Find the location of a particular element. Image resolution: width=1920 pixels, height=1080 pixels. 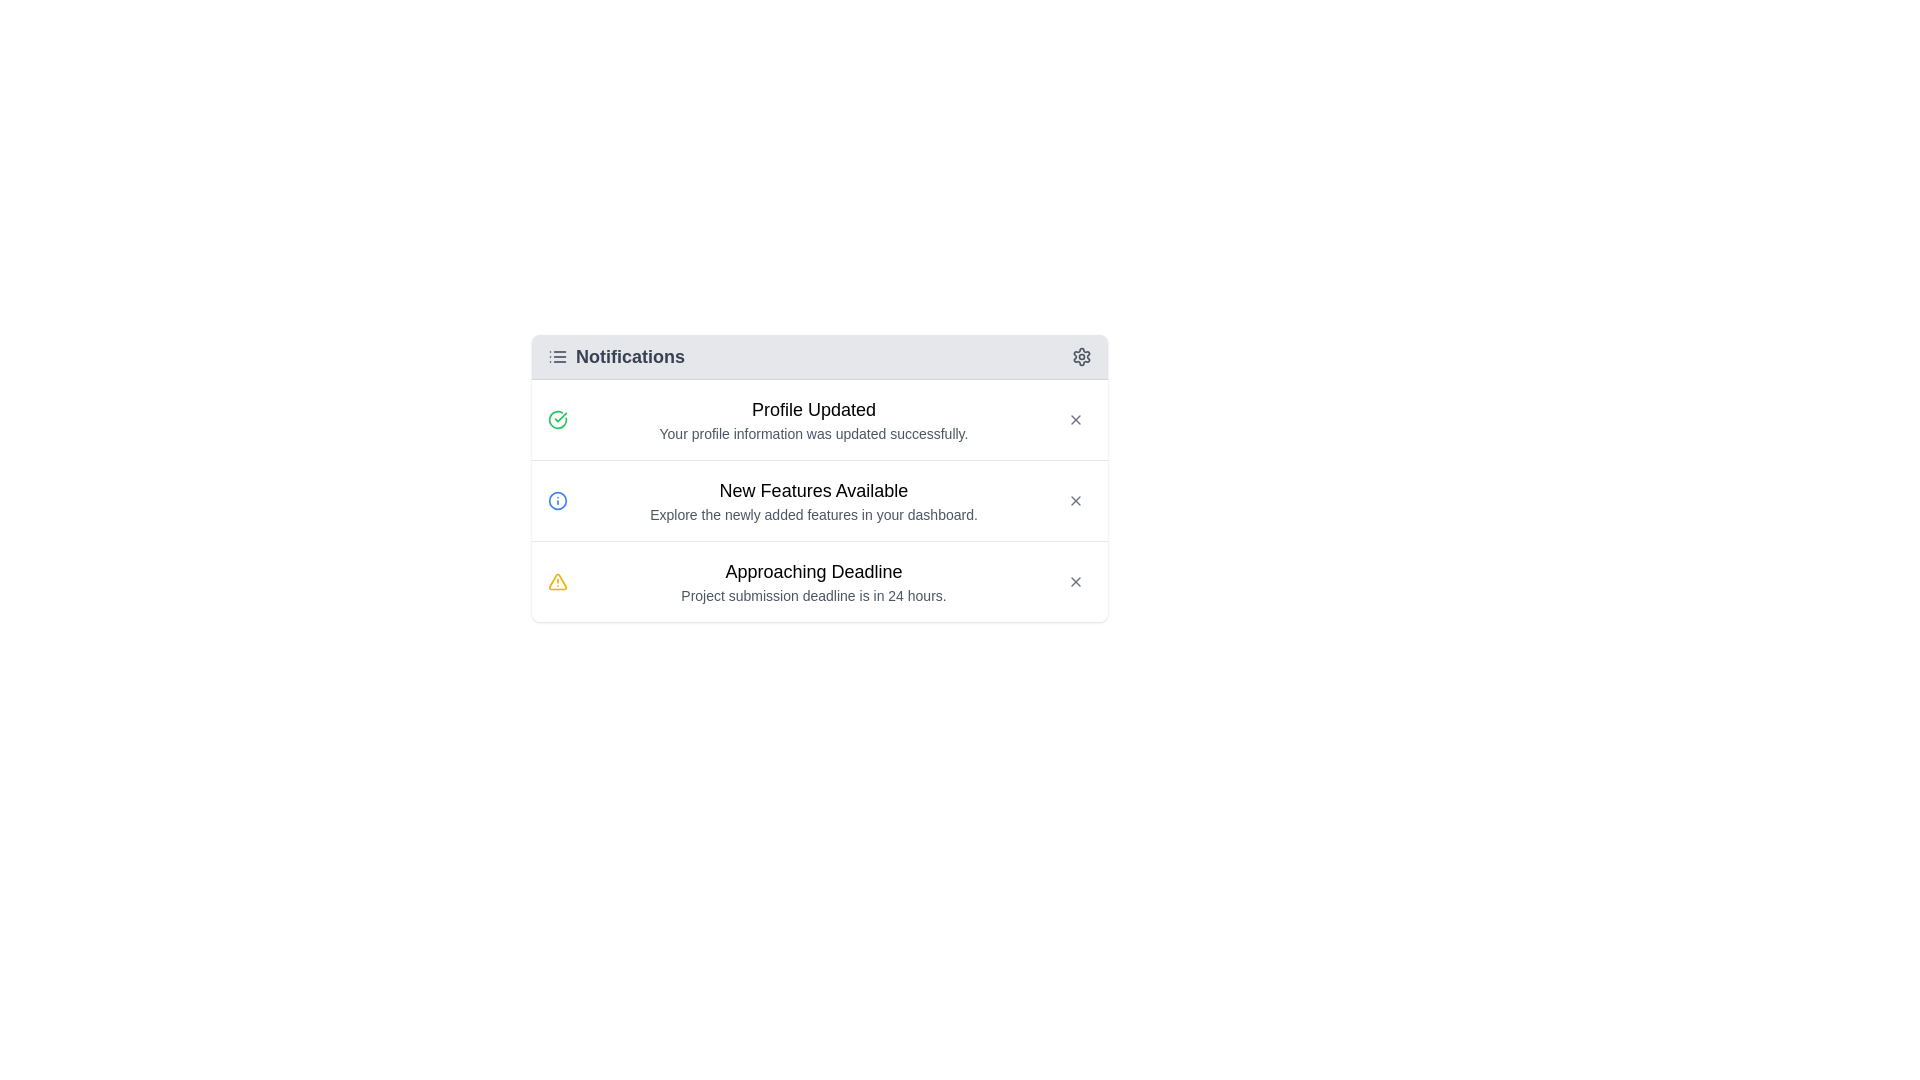

the 'Profile Updated' label, which is a larger textual heading at the top of the notification card indicating a successful profile update is located at coordinates (814, 408).